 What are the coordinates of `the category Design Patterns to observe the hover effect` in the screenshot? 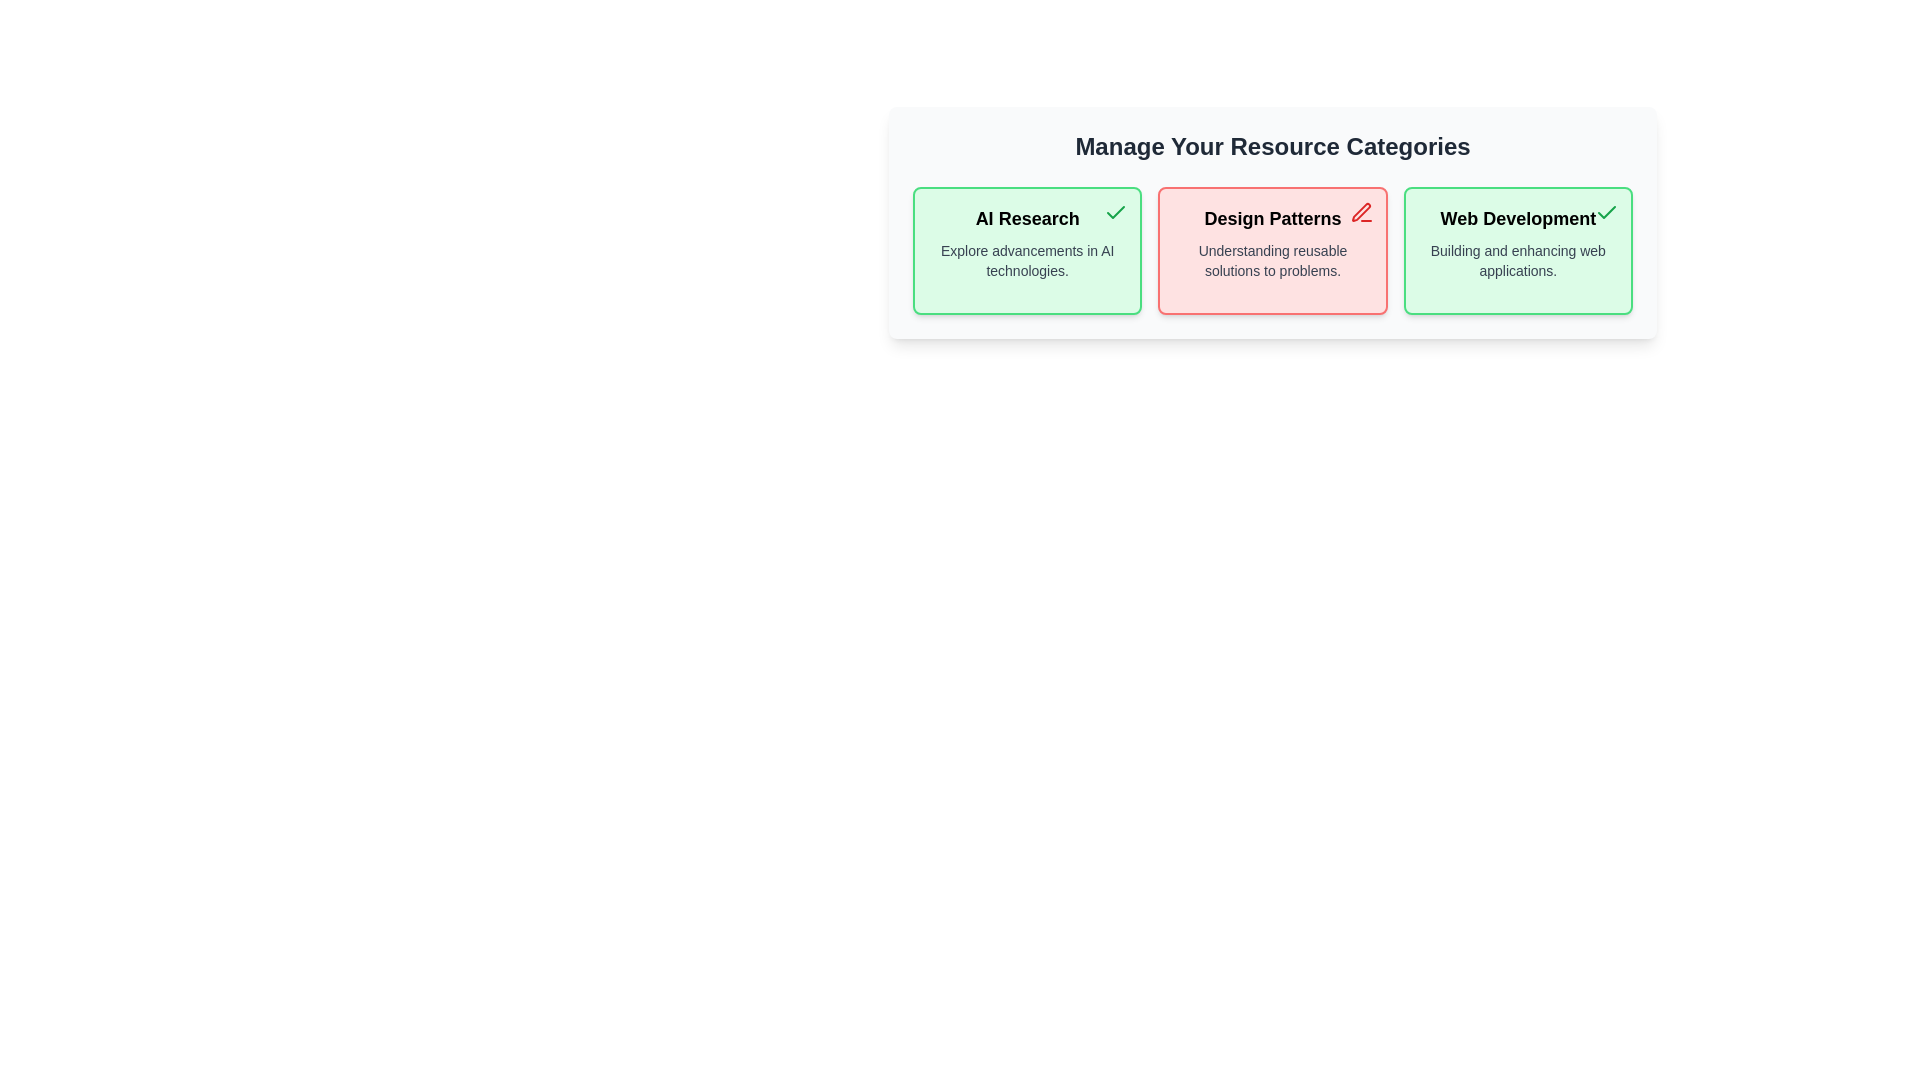 It's located at (1271, 249).